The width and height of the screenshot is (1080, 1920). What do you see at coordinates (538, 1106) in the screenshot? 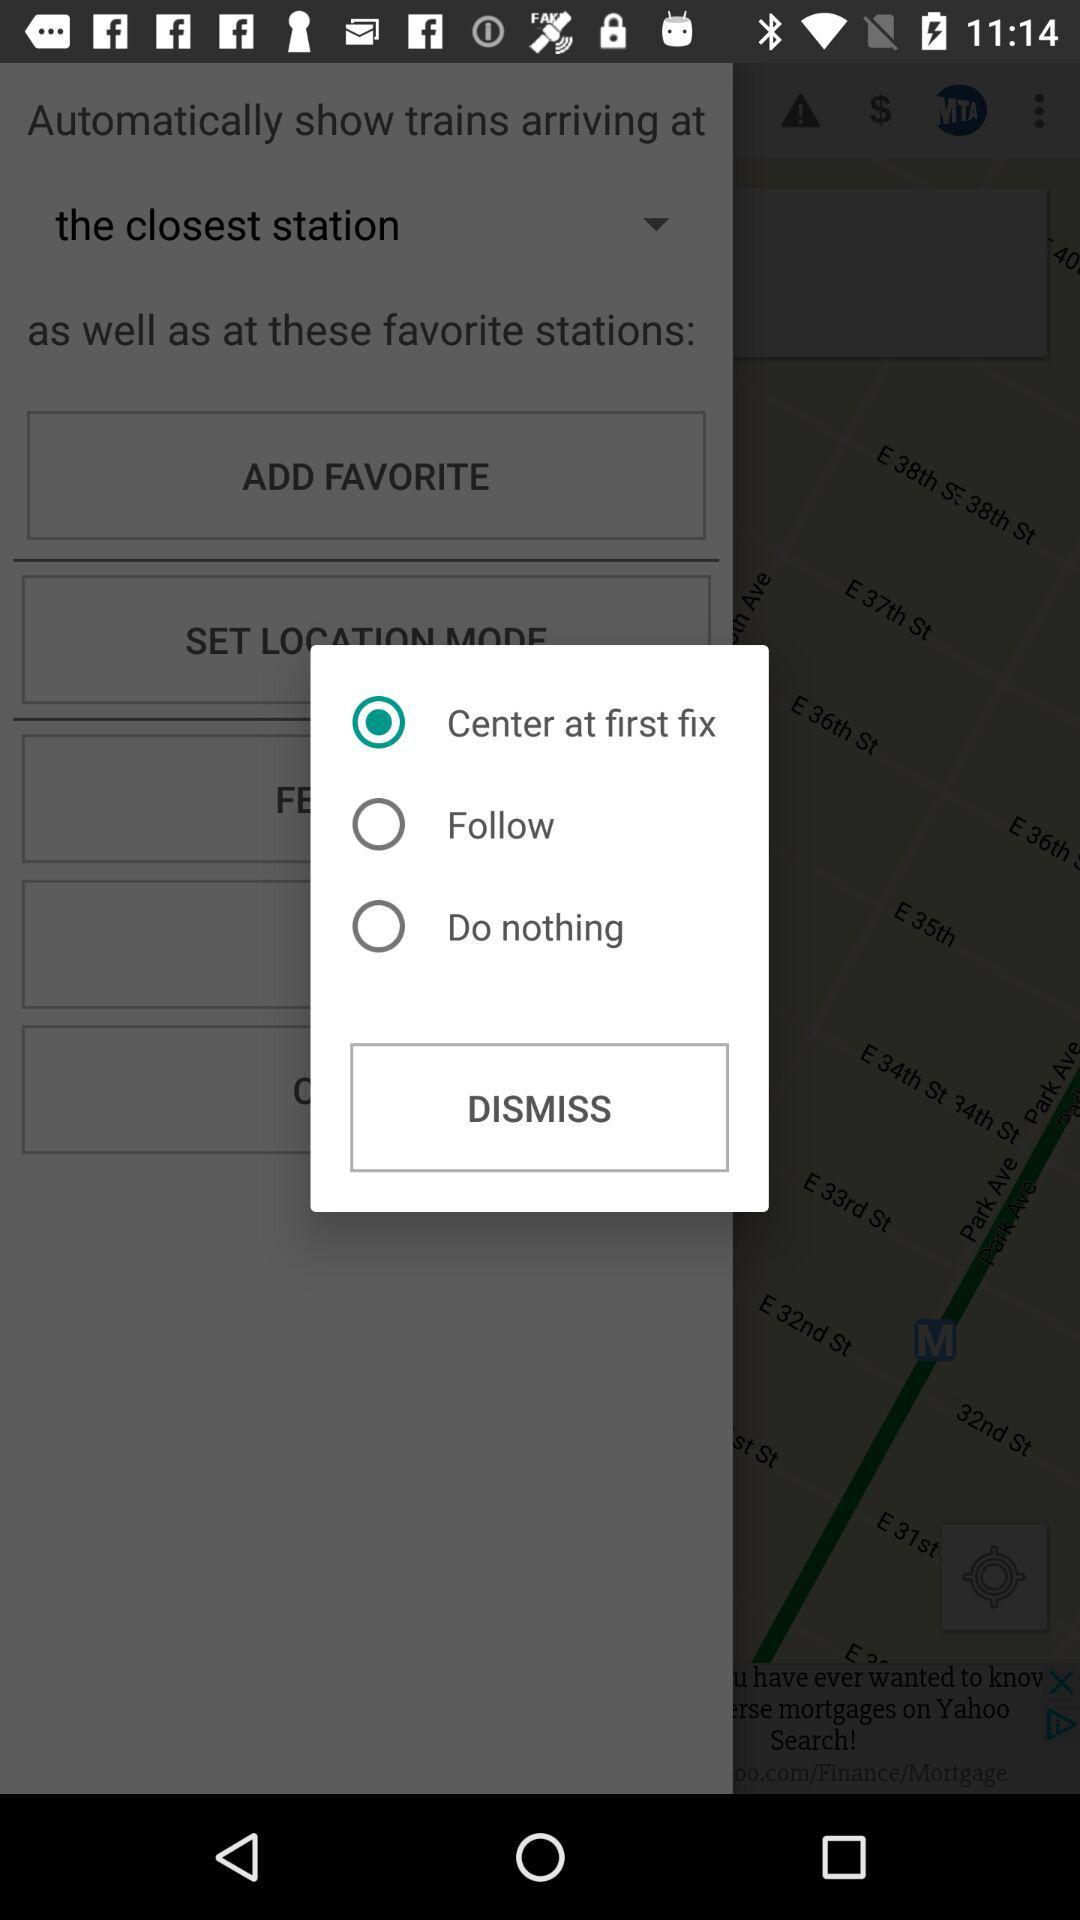
I see `item below the do nothing item` at bounding box center [538, 1106].